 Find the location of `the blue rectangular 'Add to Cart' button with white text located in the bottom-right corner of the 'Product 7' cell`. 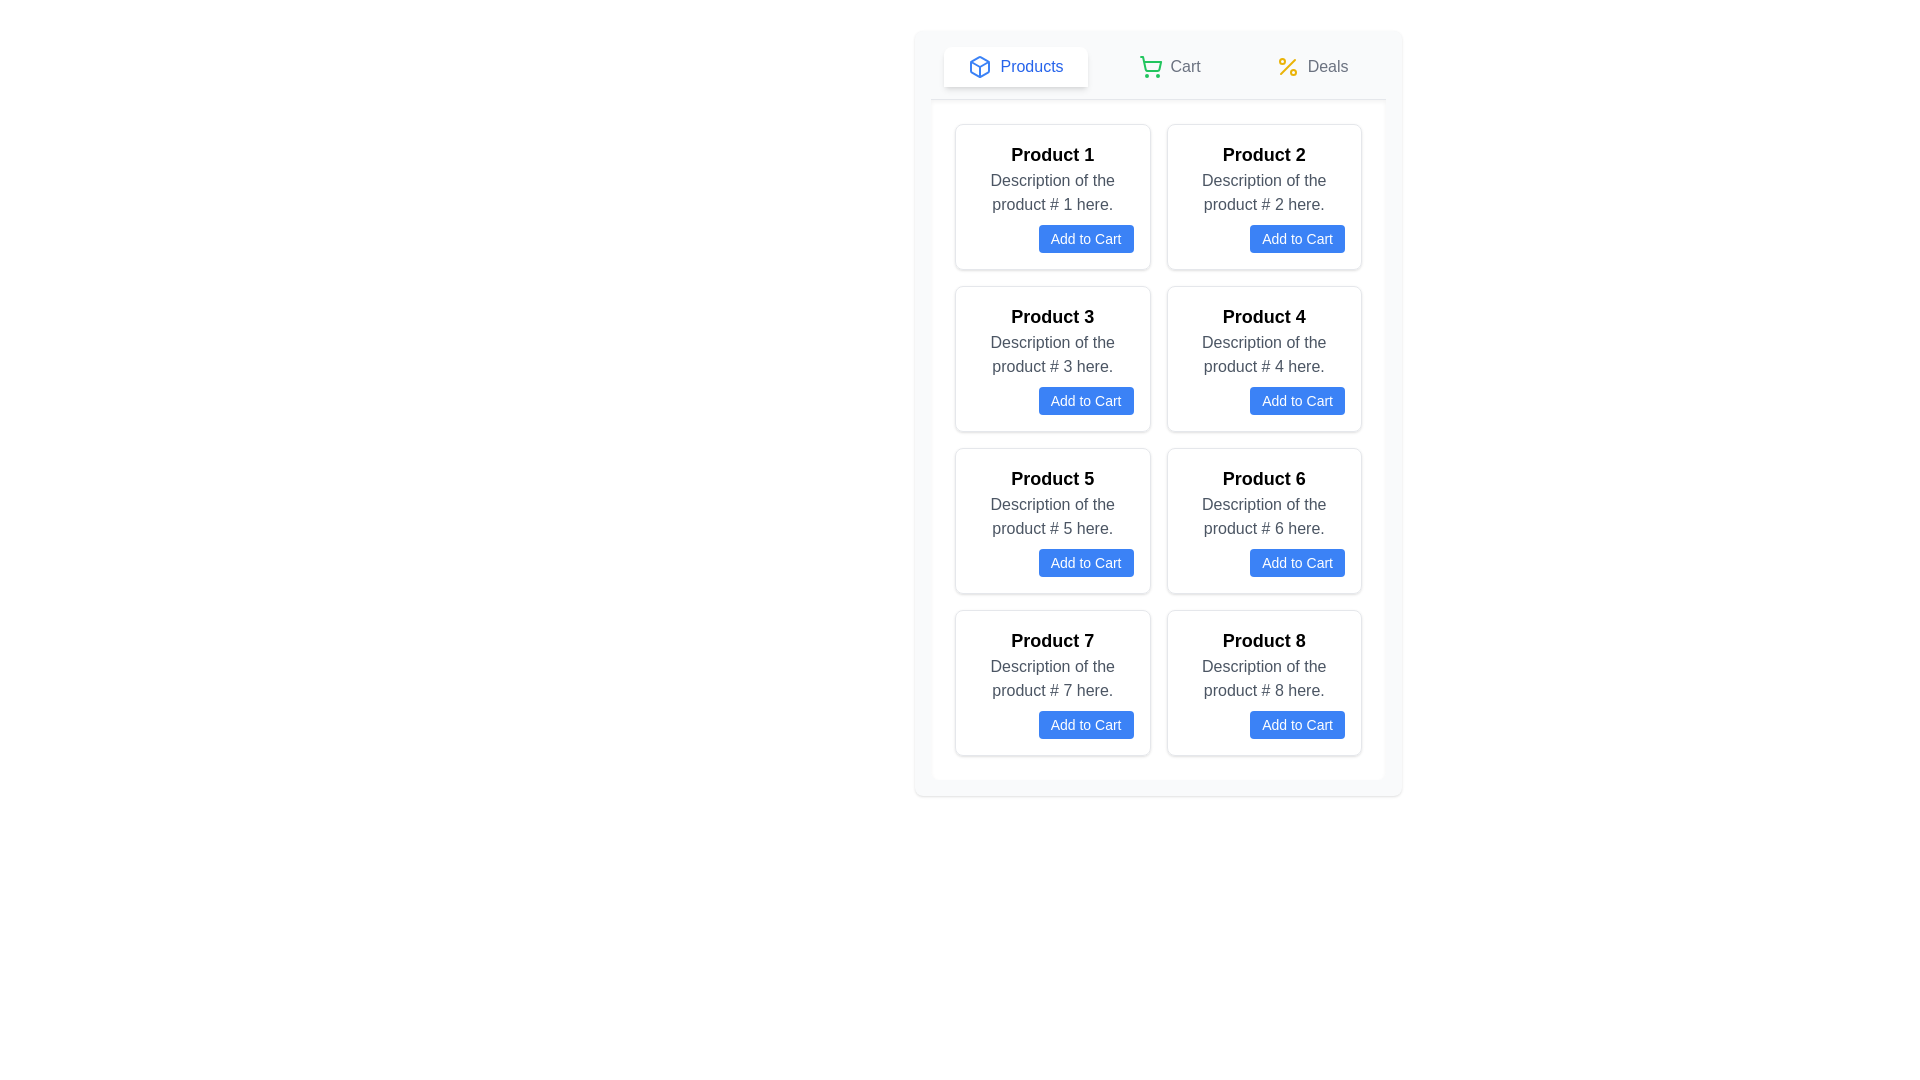

the blue rectangular 'Add to Cart' button with white text located in the bottom-right corner of the 'Product 7' cell is located at coordinates (1051, 725).